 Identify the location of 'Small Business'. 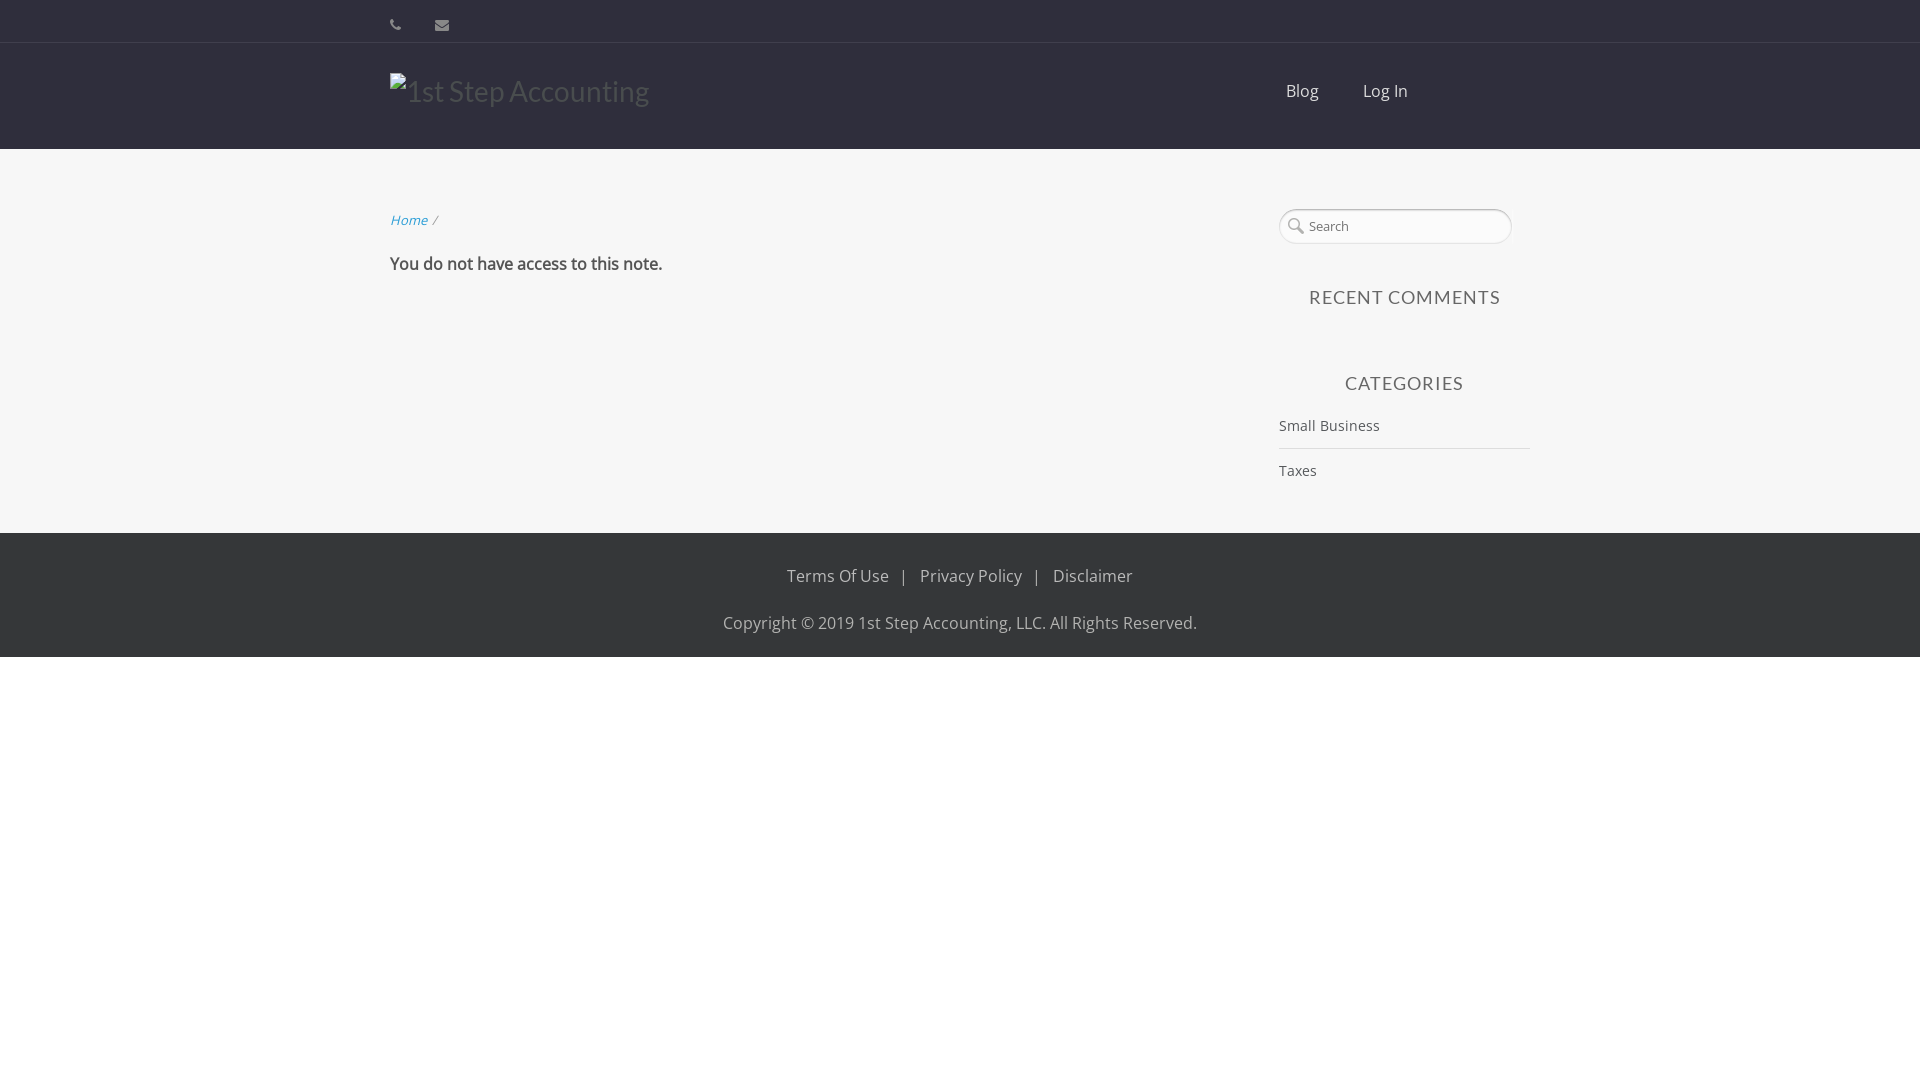
(1329, 424).